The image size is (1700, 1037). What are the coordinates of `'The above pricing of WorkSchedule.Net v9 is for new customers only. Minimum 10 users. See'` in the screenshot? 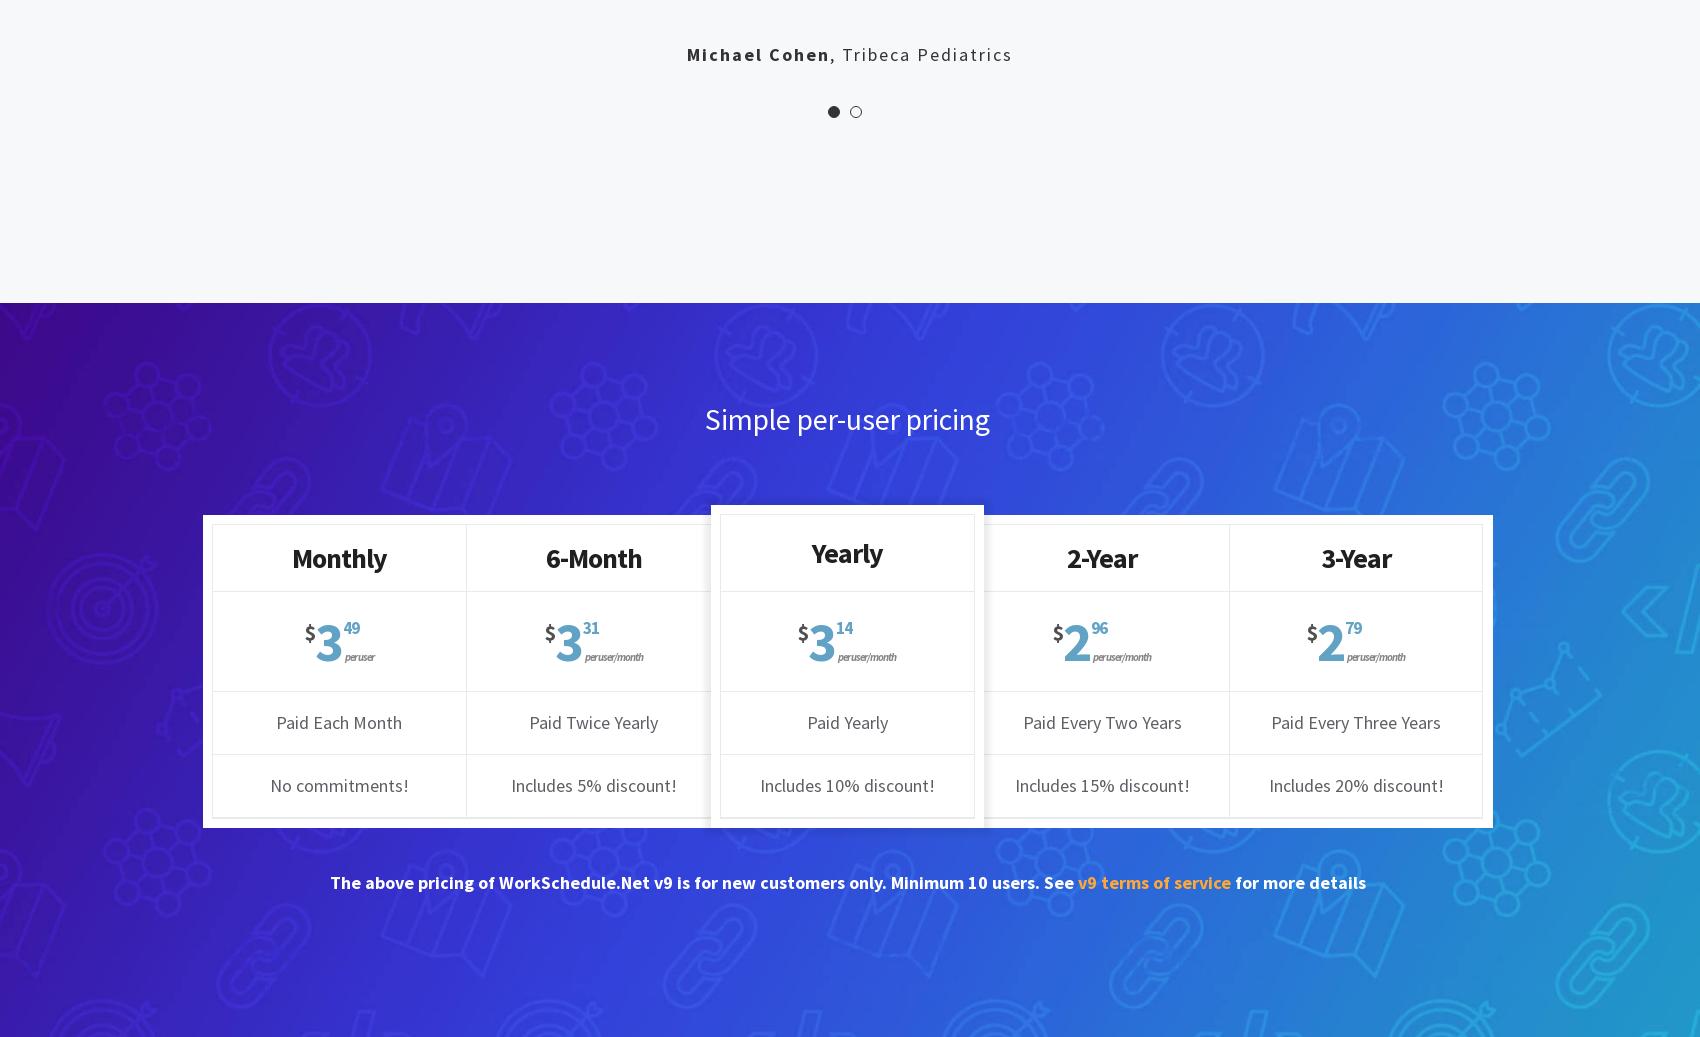 It's located at (702, 881).